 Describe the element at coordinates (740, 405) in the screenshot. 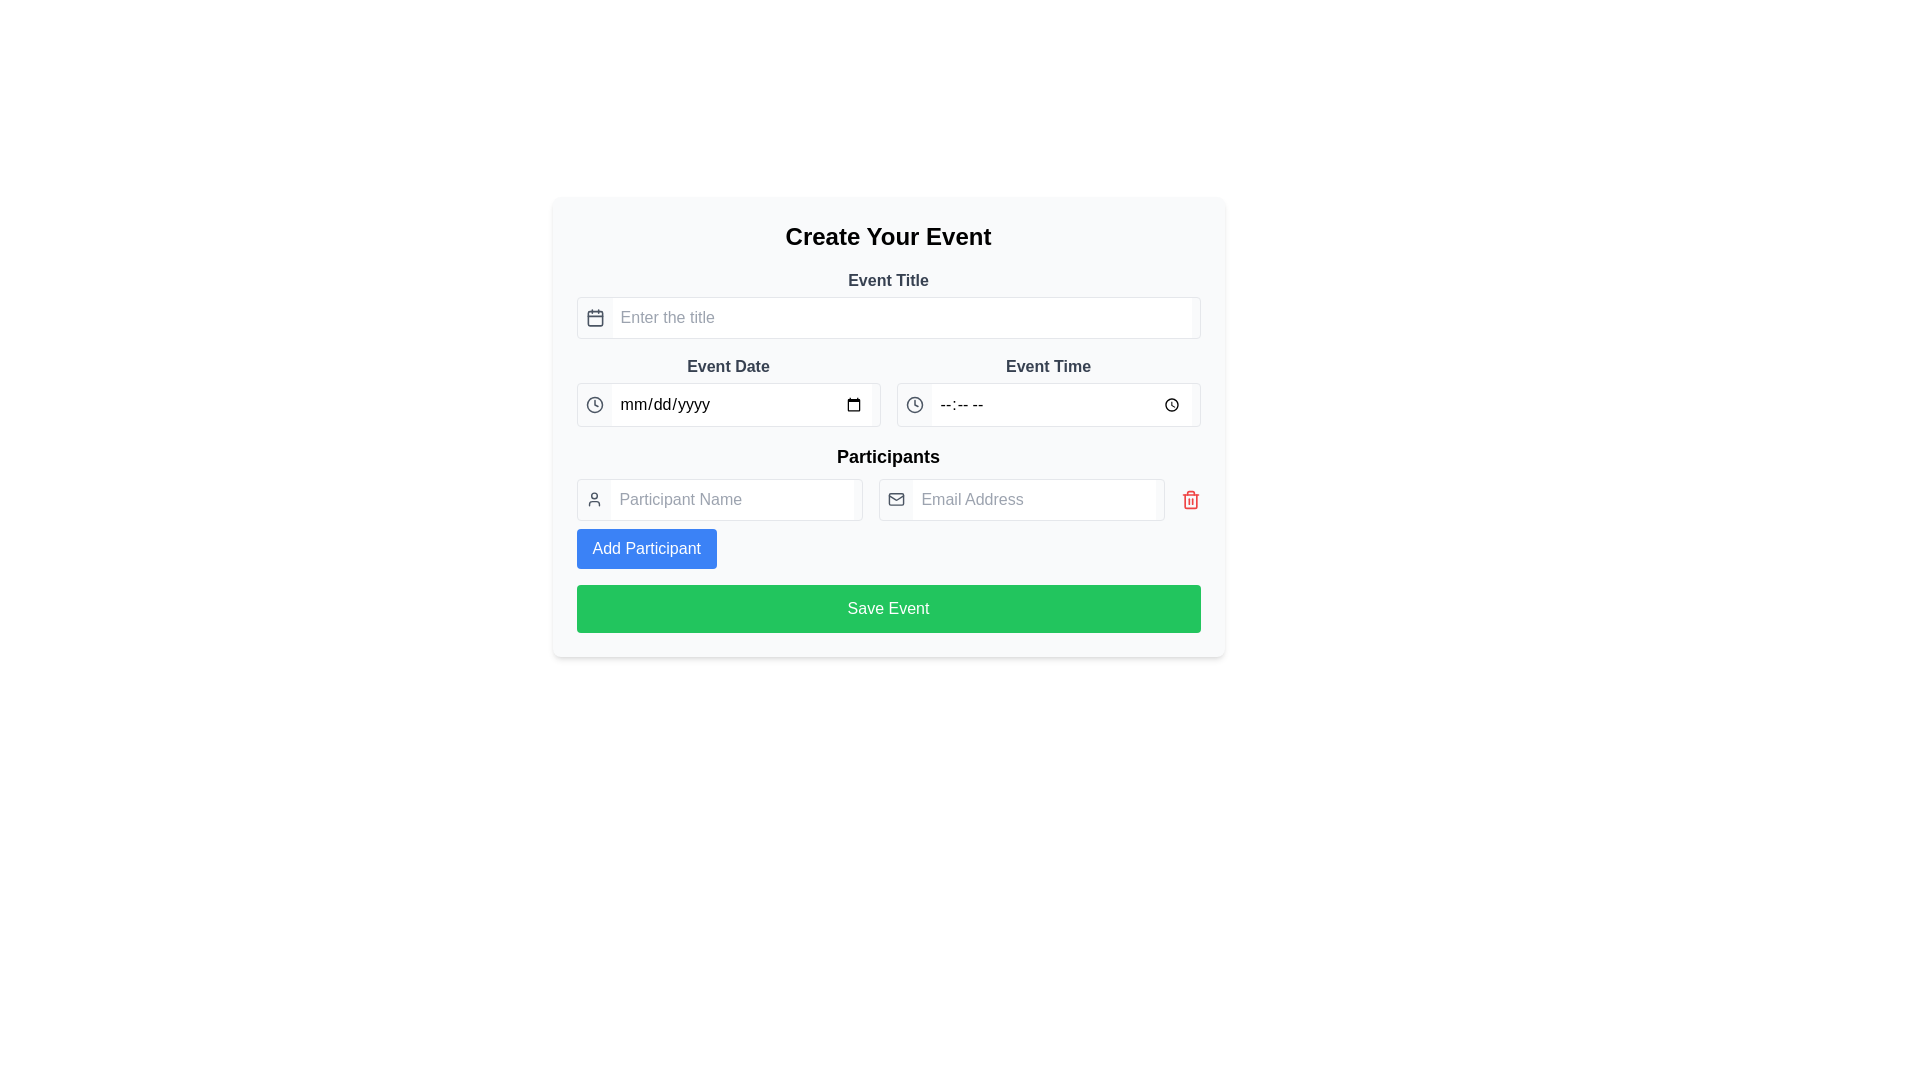

I see `a date in the Input Field of type 'date' located below the 'Event Title' field, part of the 'Event Date' input group` at that location.